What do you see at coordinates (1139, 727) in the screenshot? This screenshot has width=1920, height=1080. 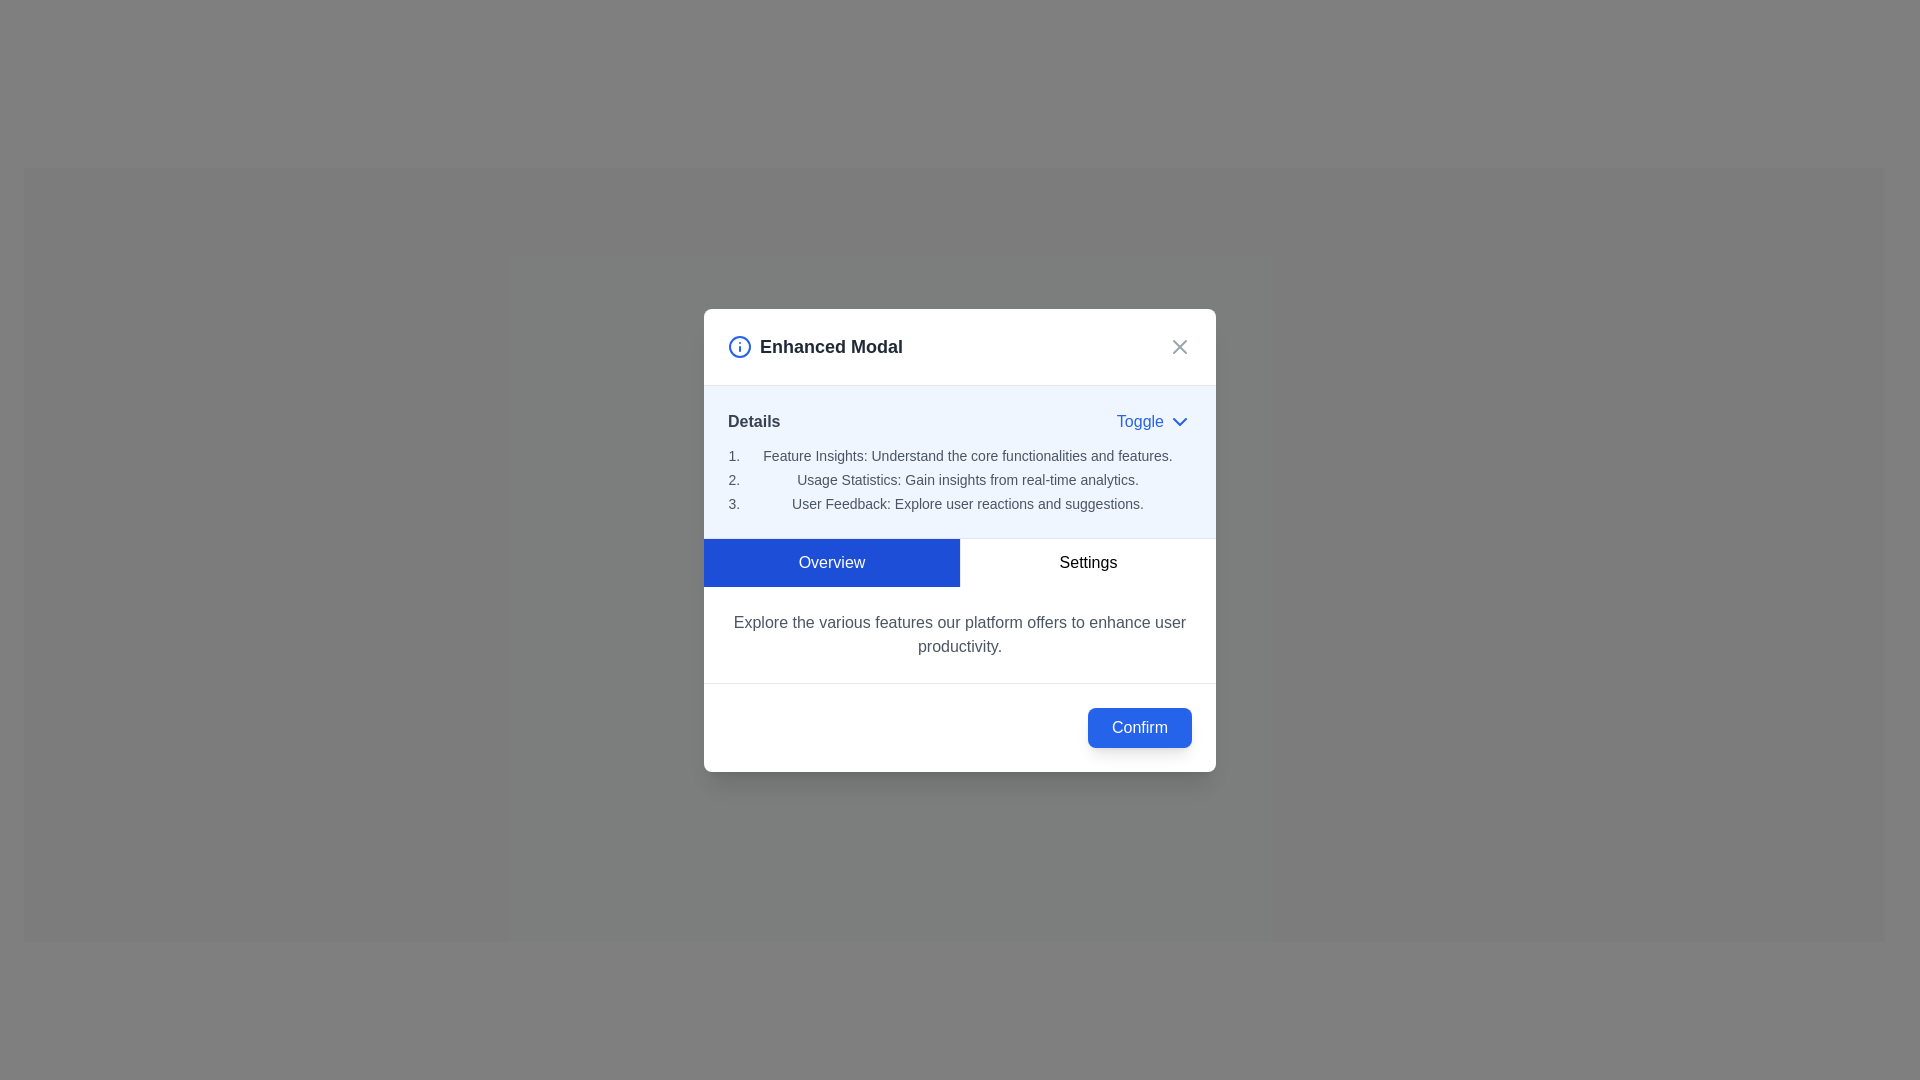 I see `the 'Confirm' button located in the bottom-right corner of the modal dialog to confirm the action` at bounding box center [1139, 727].